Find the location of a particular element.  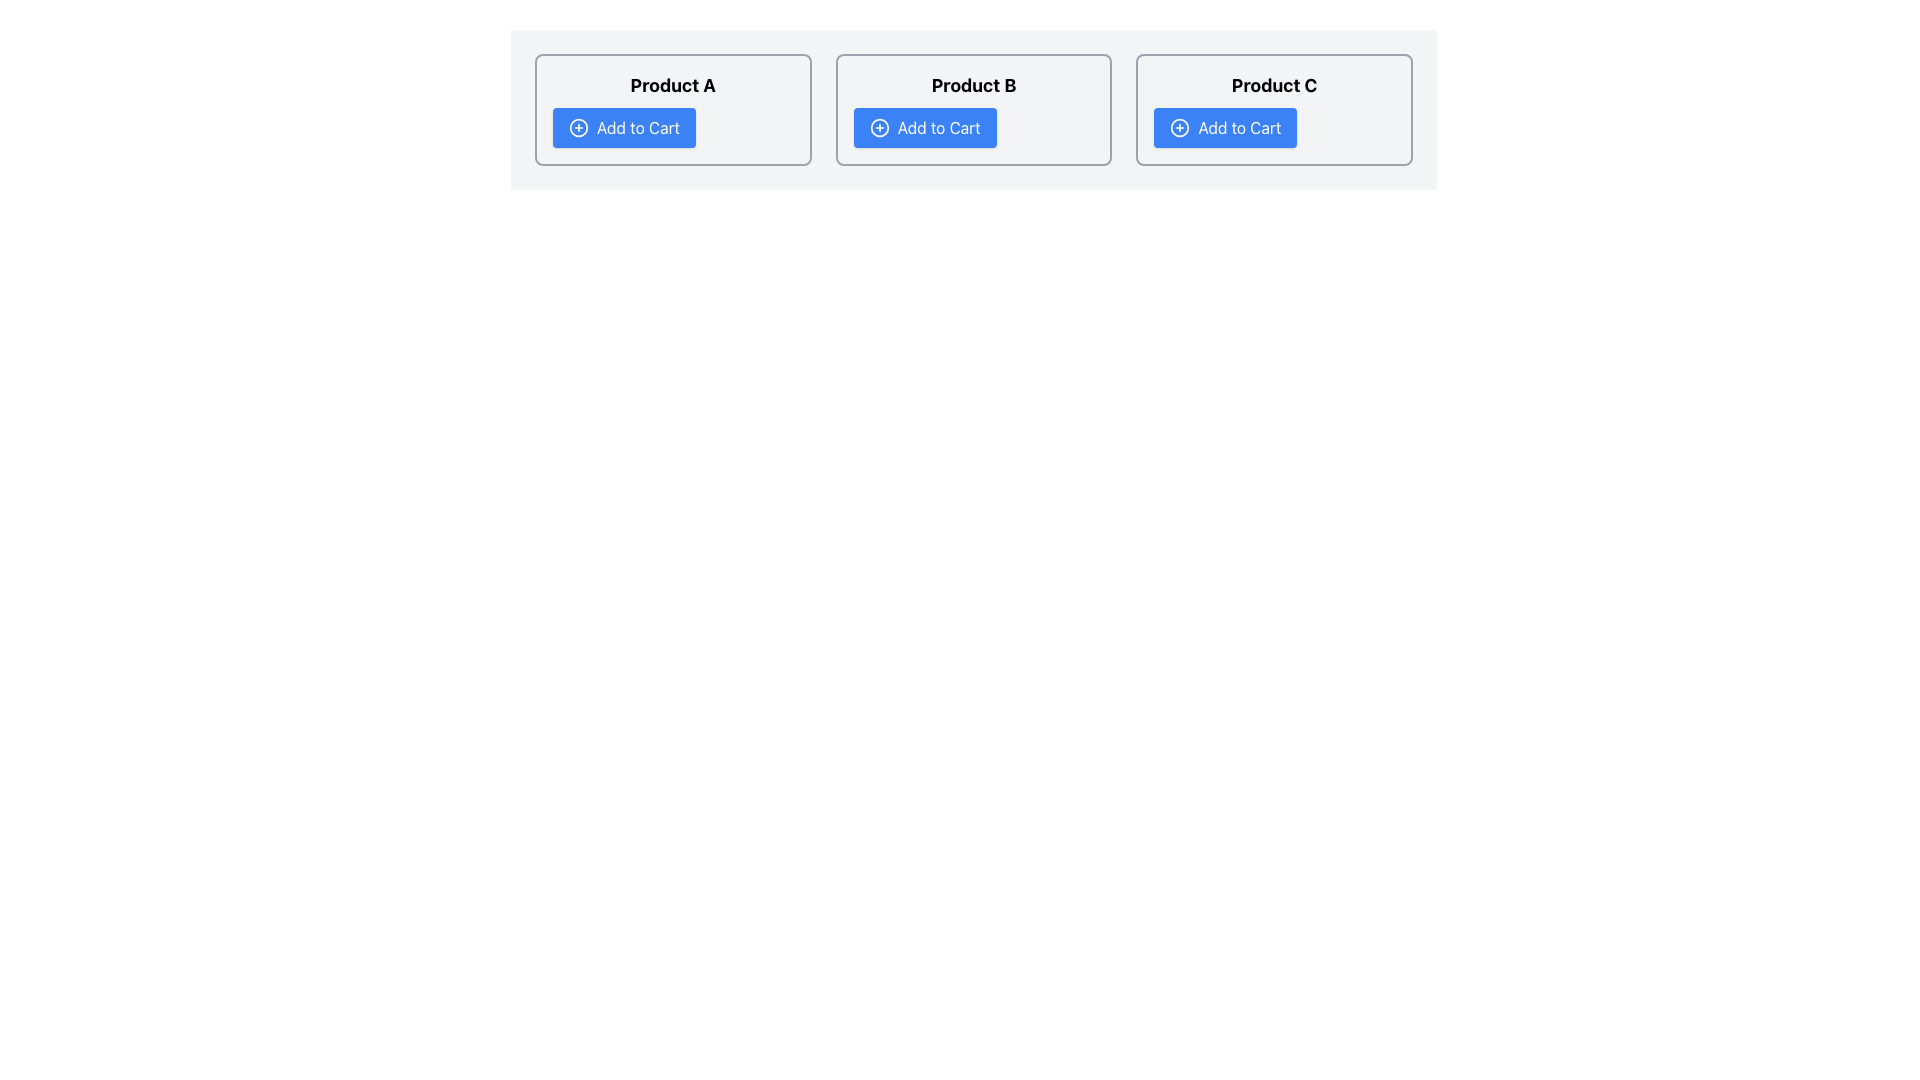

the circular outline of the '+' icon in the 'Add to Cart' button for 'Product C', which is the rightmost button in the row of similar buttons is located at coordinates (1180, 127).